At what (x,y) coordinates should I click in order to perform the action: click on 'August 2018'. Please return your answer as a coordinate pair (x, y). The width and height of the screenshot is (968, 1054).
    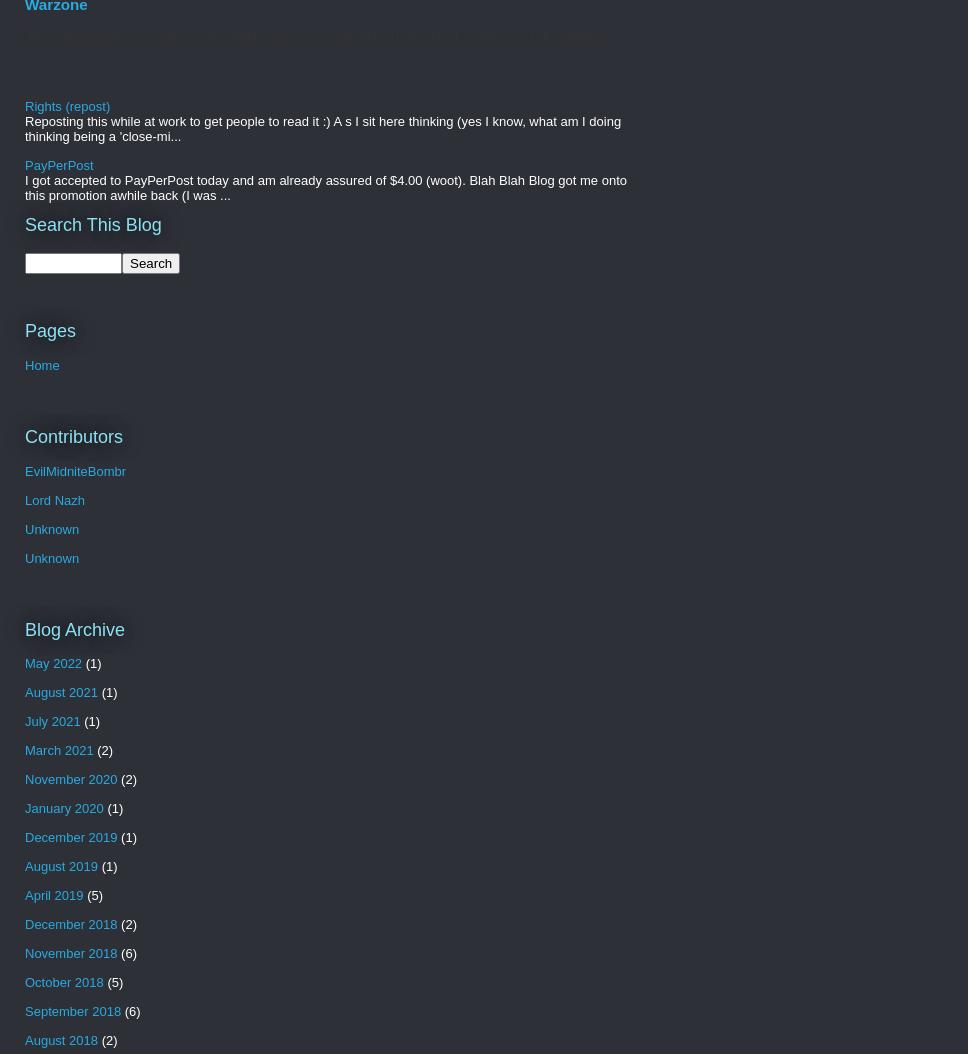
    Looking at the image, I should click on (60, 1039).